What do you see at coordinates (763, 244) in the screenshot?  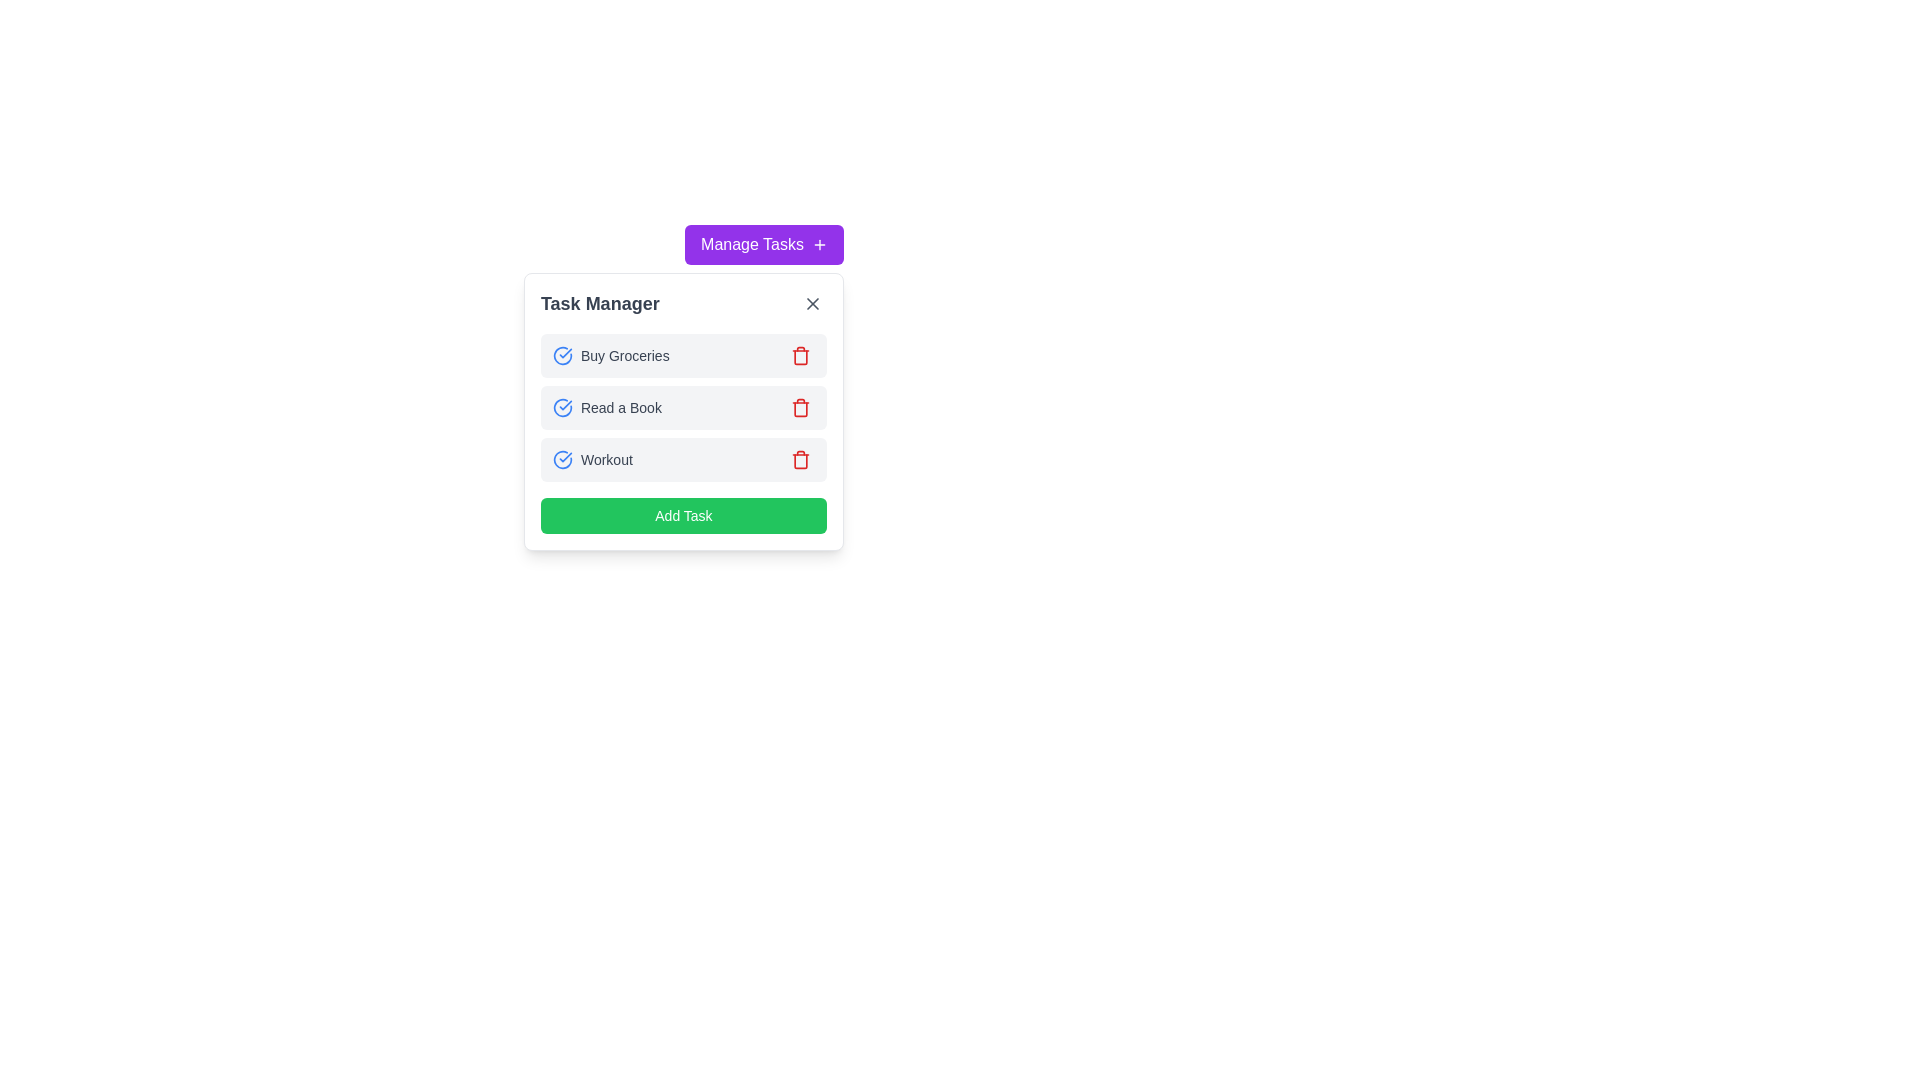 I see `the button that toggles the visibility of the task management panel, located above the 'Task Manager' title` at bounding box center [763, 244].